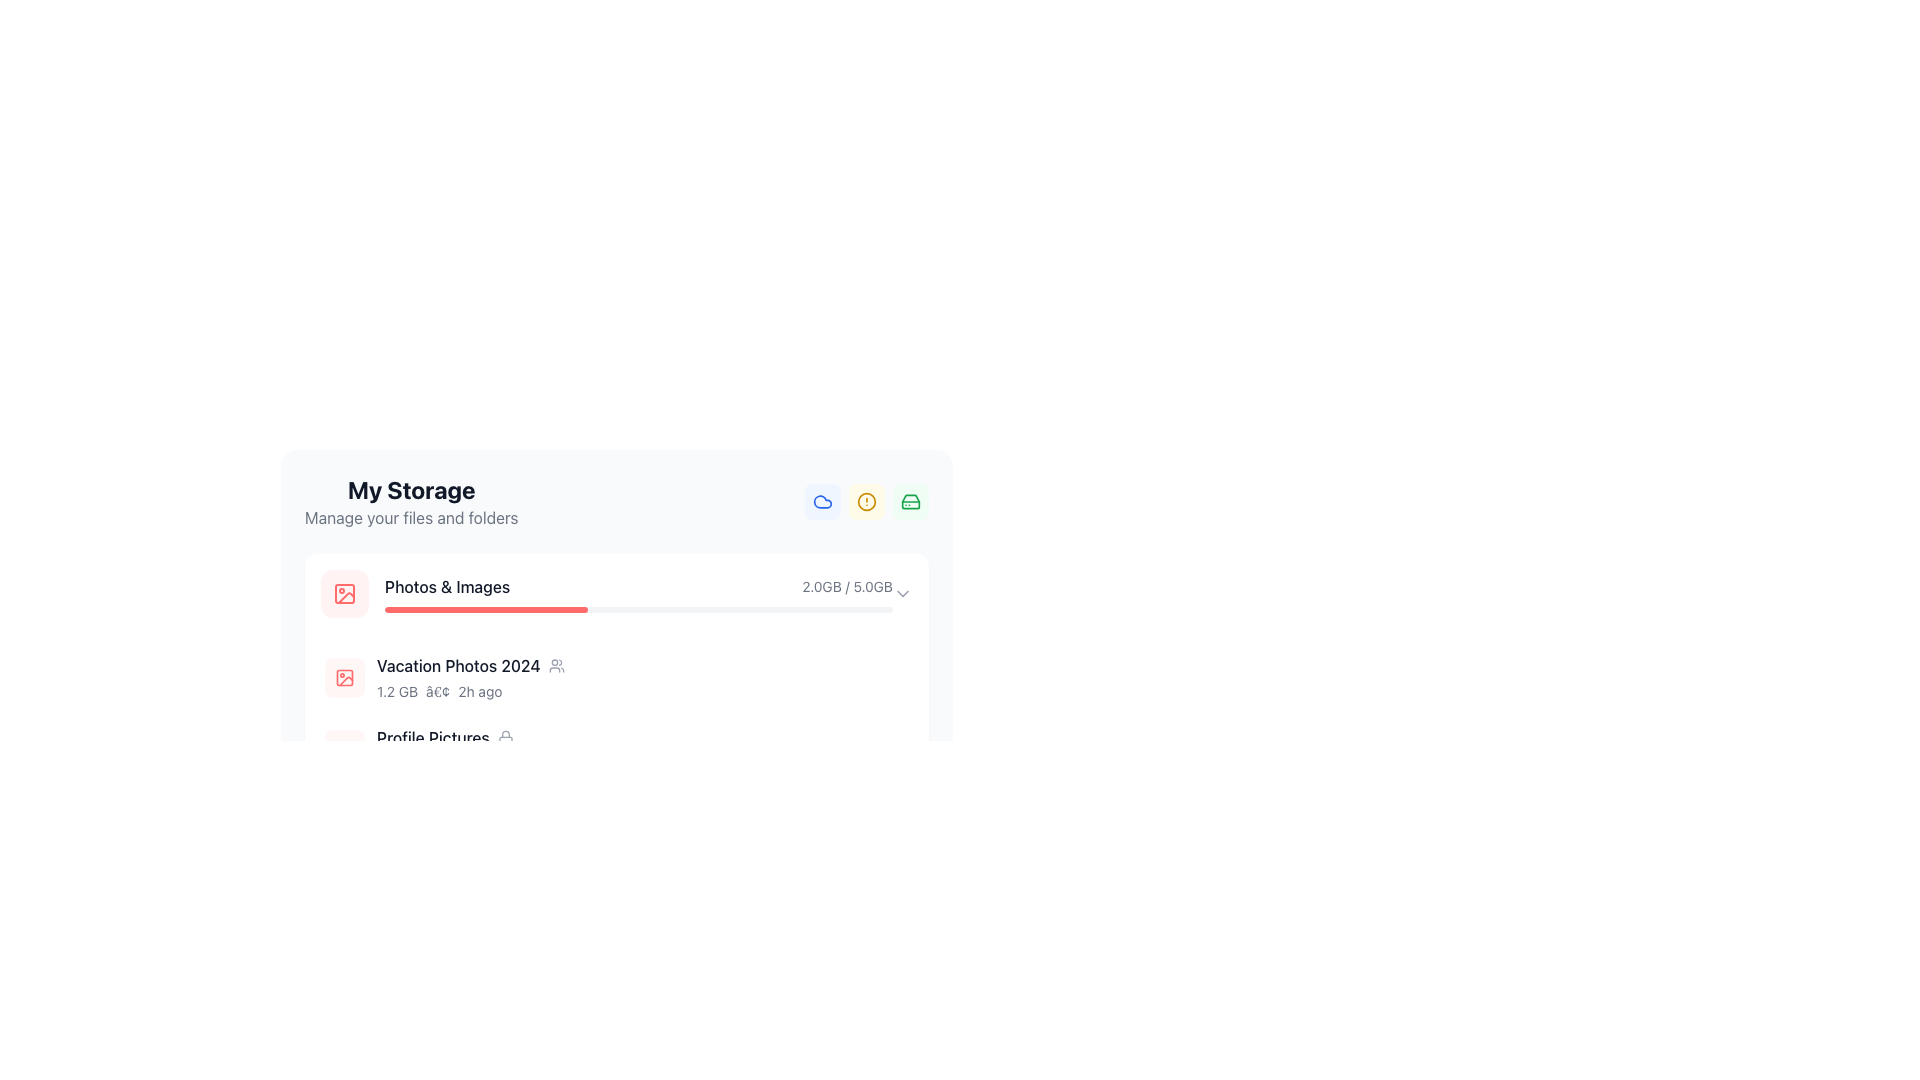 The height and width of the screenshot is (1080, 1920). I want to click on the Chevron Right icon located at the far right of the 'Photos & Images' row, so click(901, 593).